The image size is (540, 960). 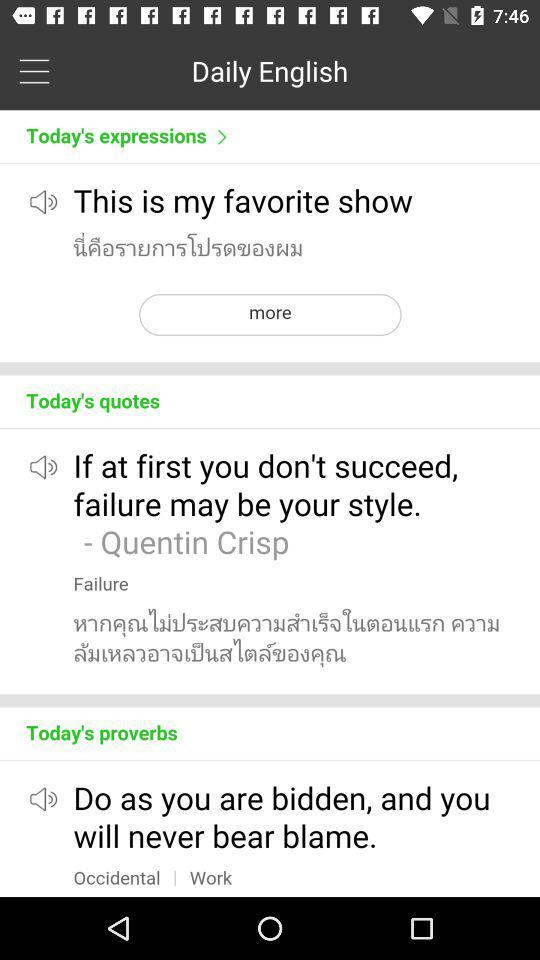 What do you see at coordinates (33, 70) in the screenshot?
I see `the menu icon` at bounding box center [33, 70].